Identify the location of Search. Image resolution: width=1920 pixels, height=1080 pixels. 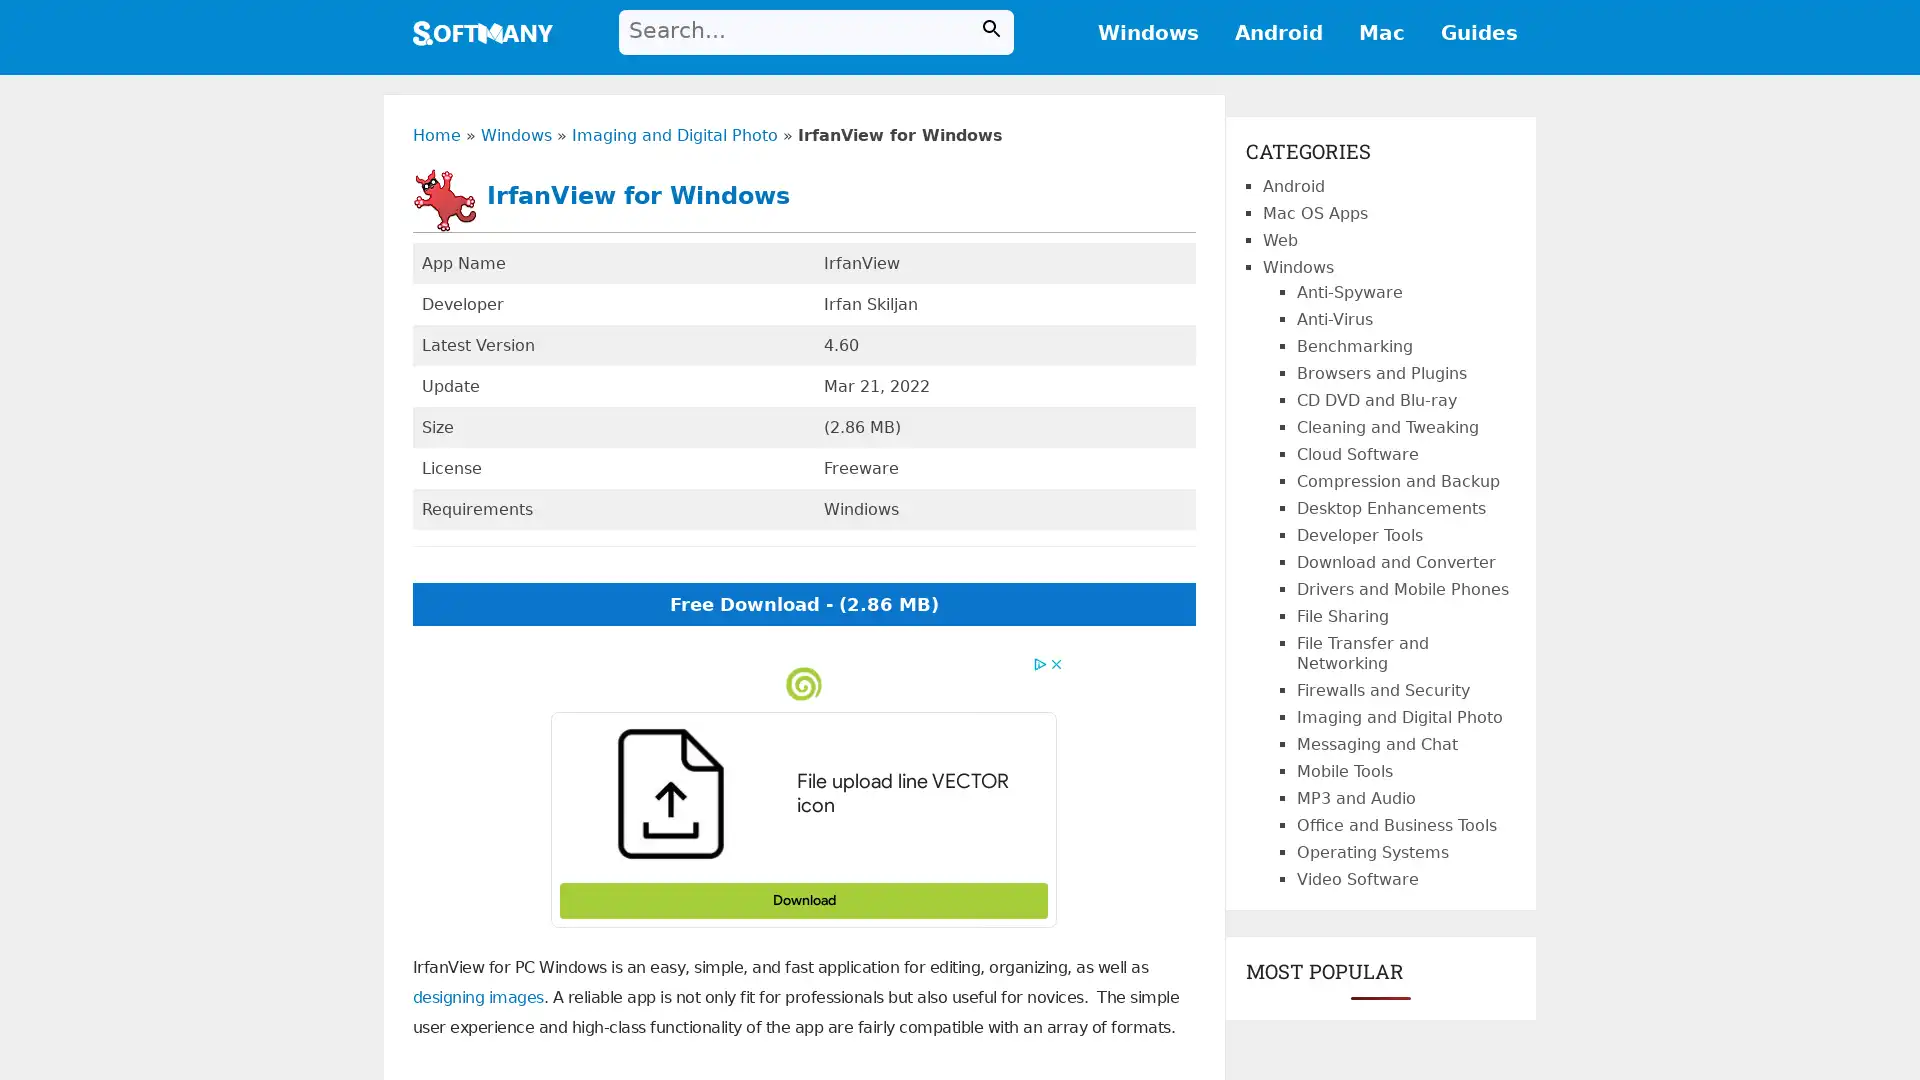
(991, 32).